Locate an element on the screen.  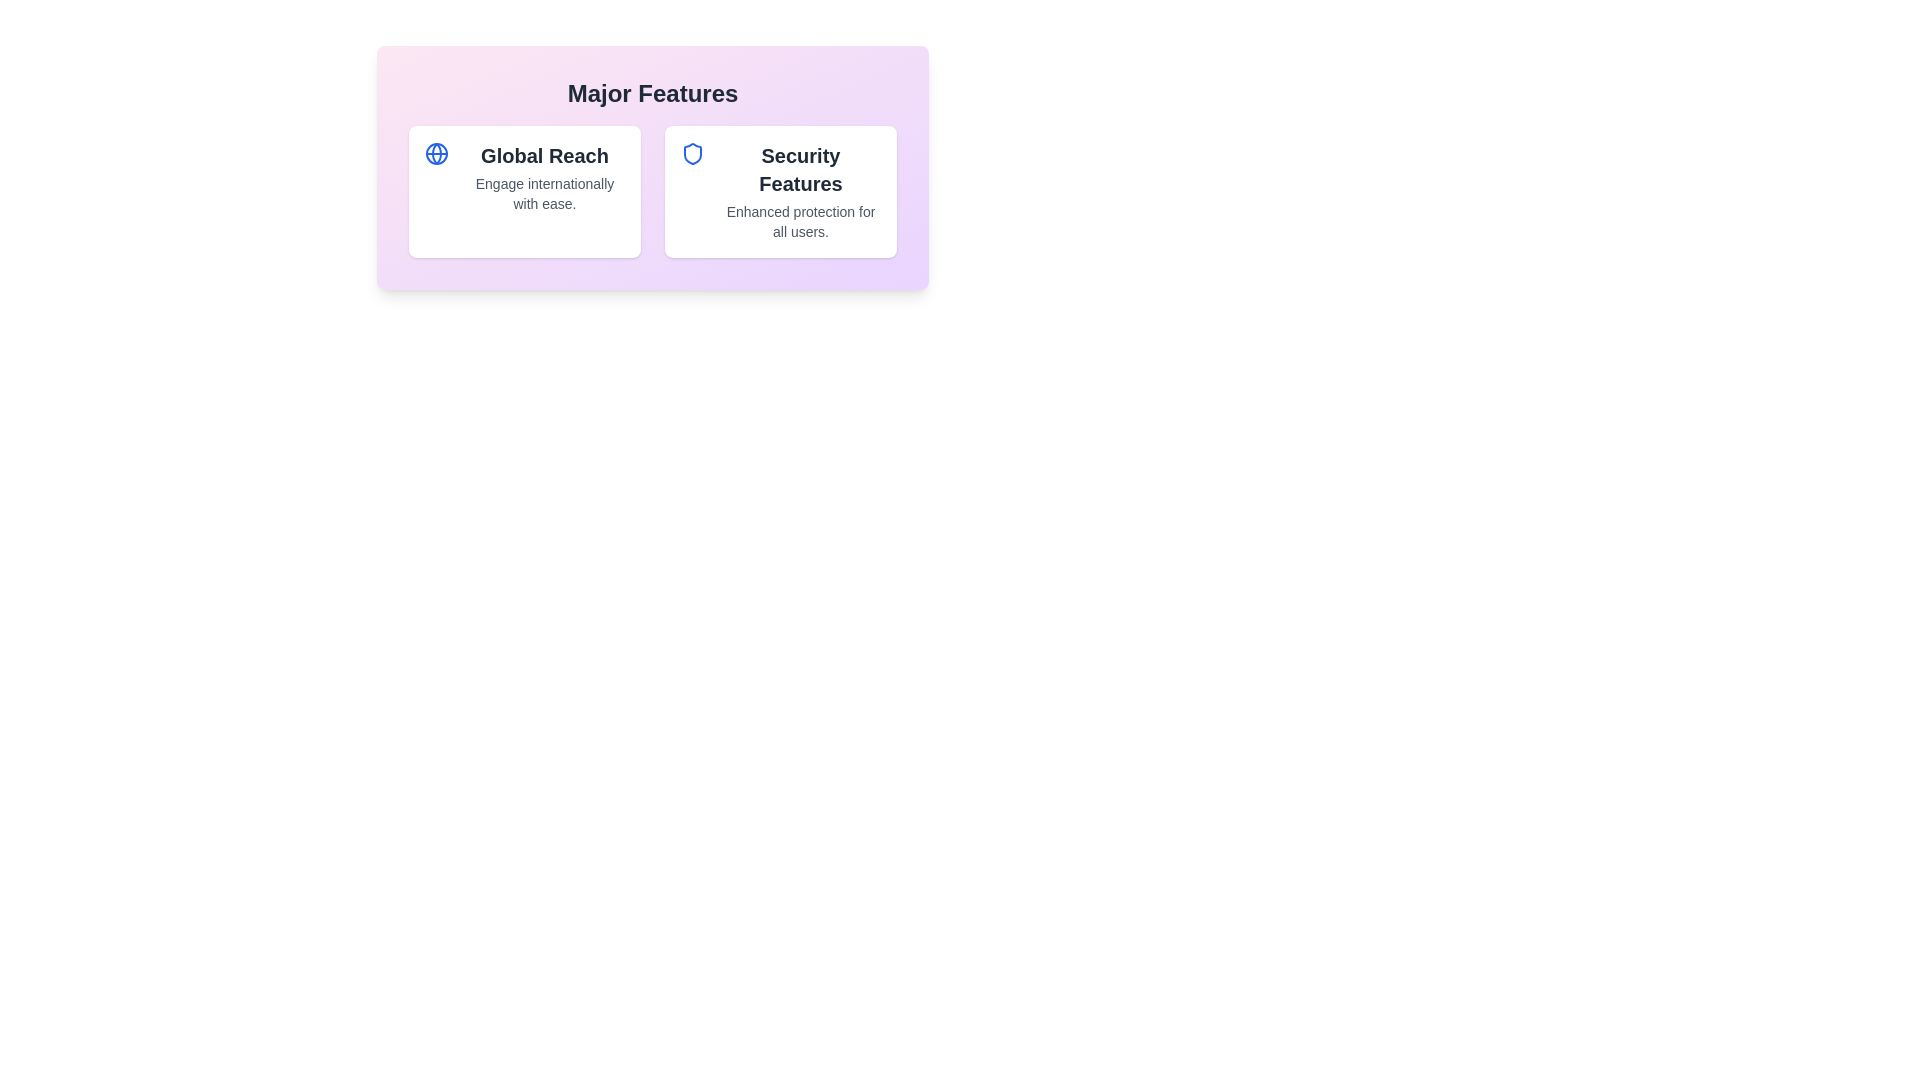
the 'Major Features' header text is located at coordinates (652, 93).